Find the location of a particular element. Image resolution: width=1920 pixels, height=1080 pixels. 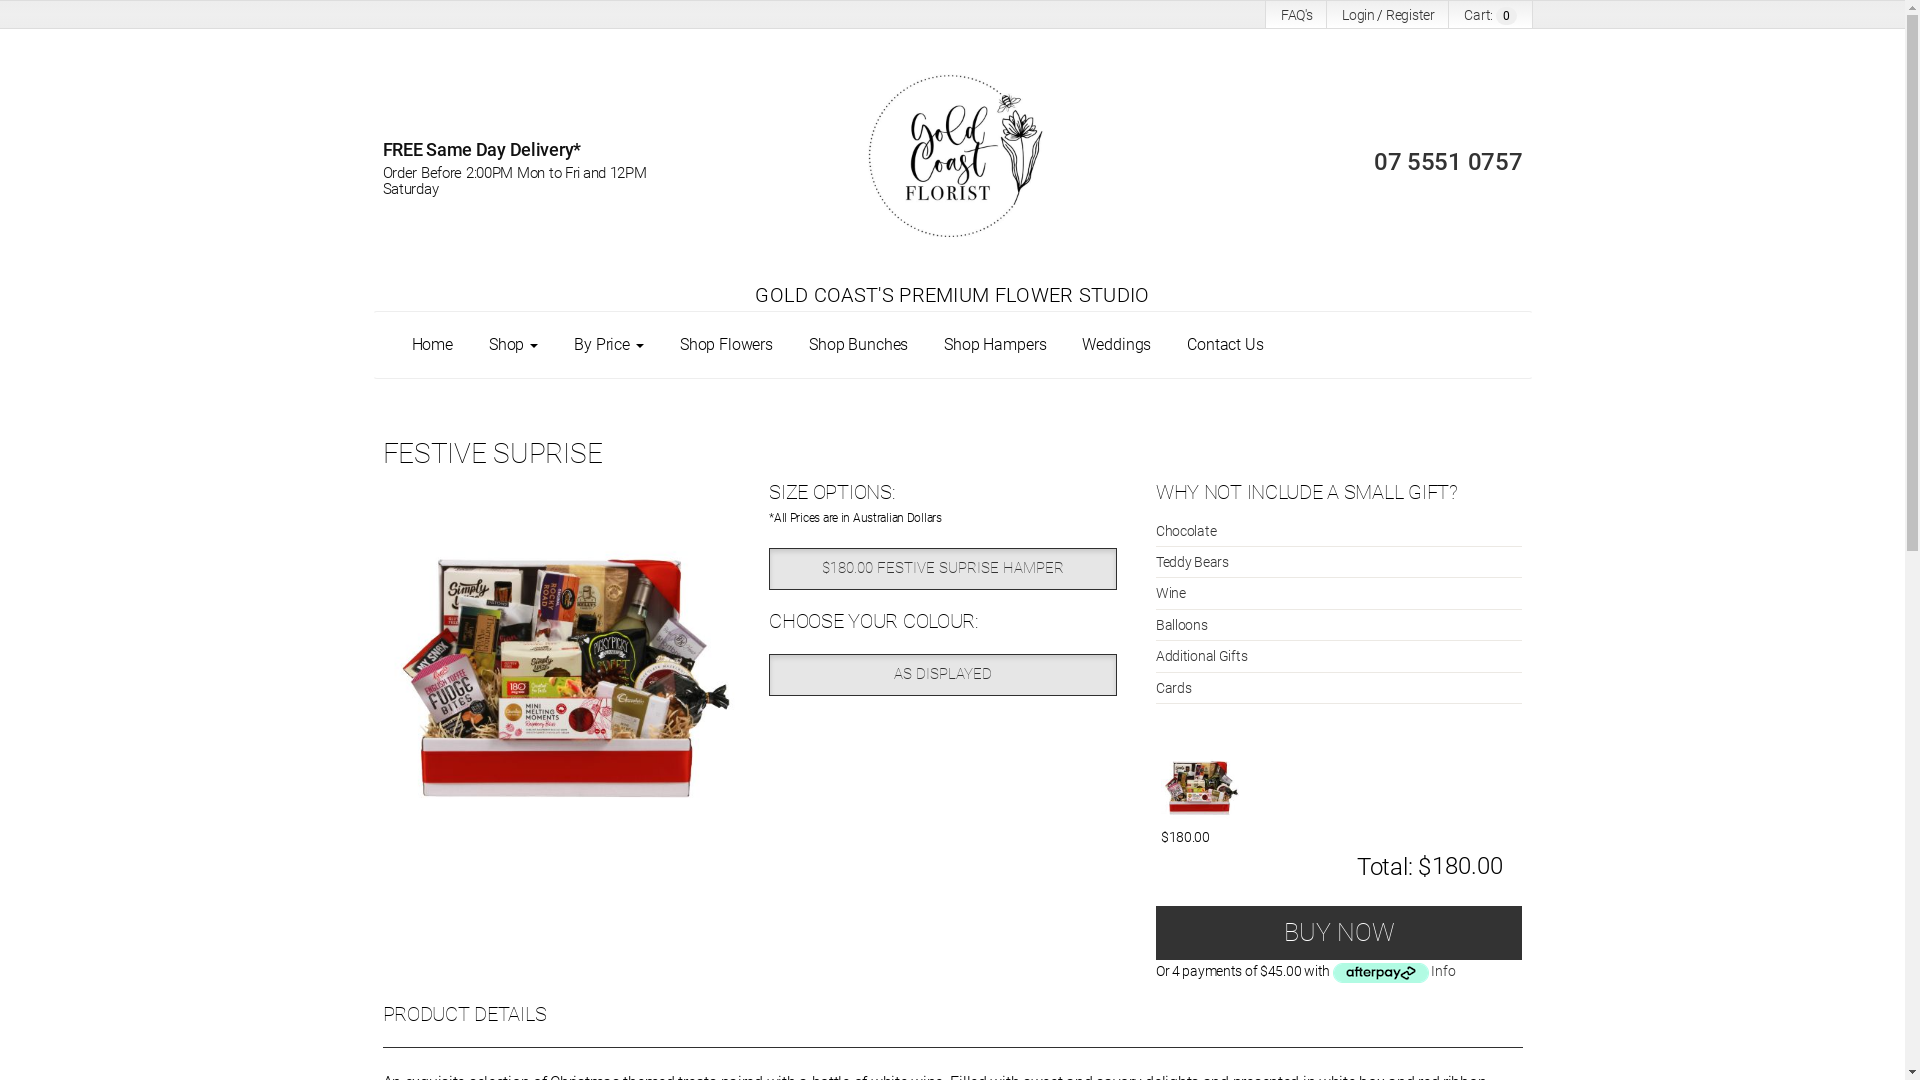

'Chocolate' is located at coordinates (1339, 530).